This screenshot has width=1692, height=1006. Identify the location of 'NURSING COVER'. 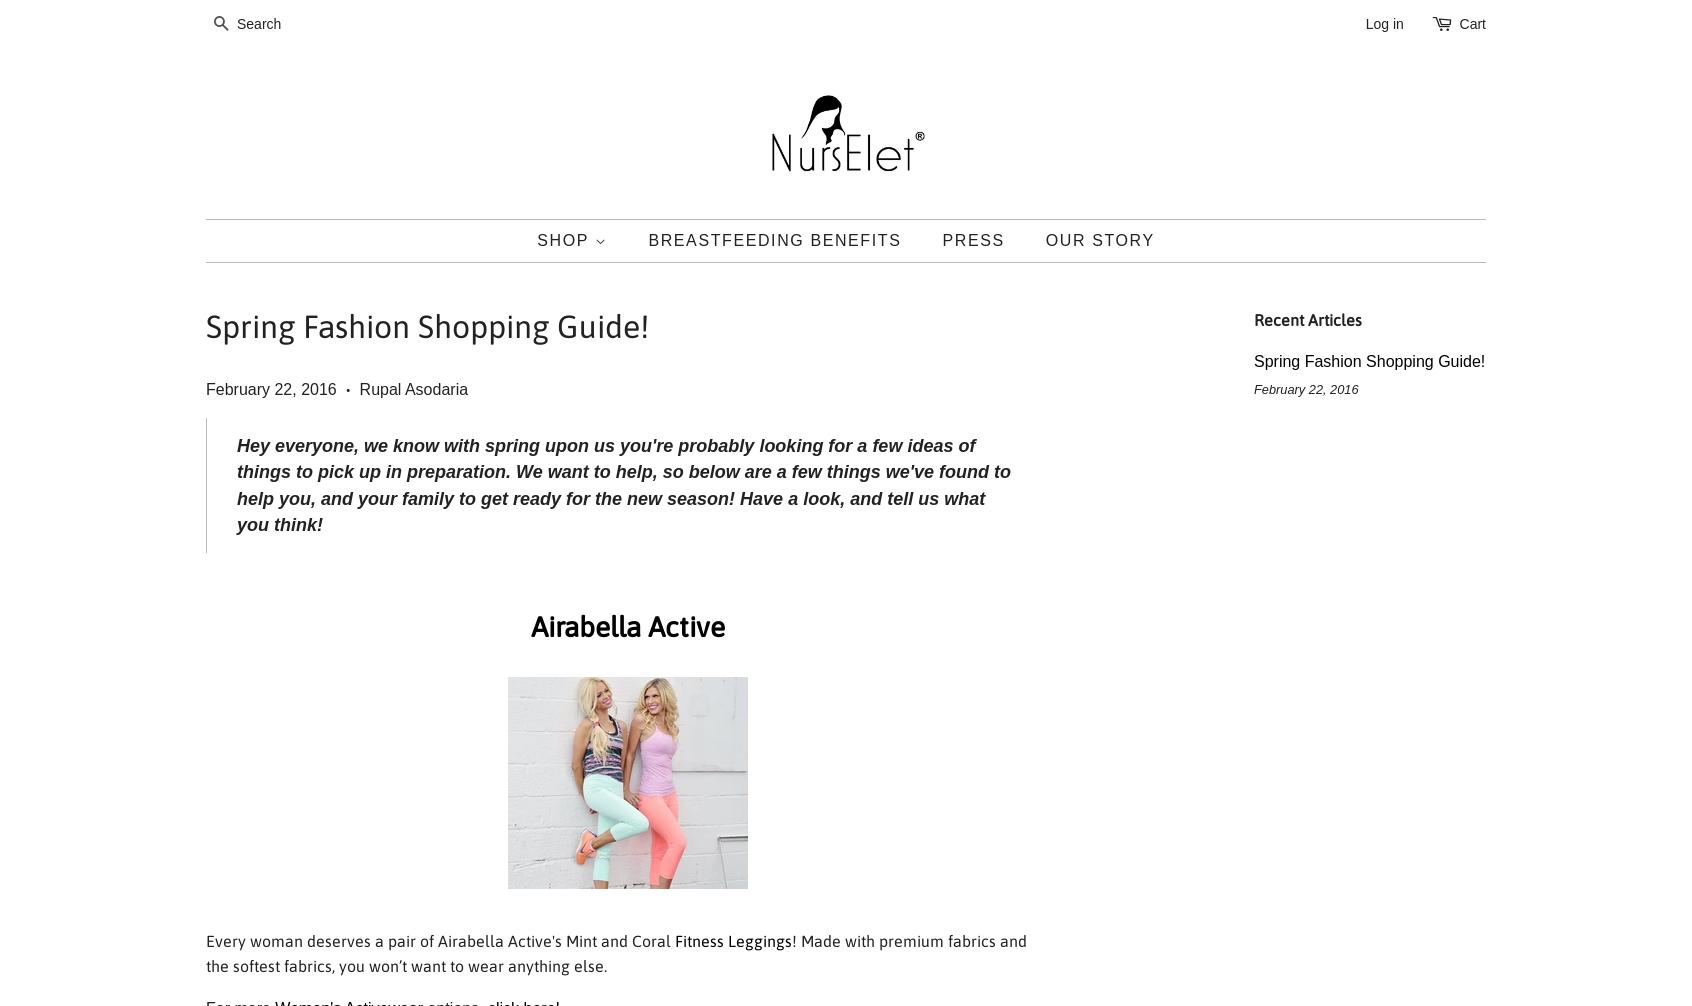
(537, 426).